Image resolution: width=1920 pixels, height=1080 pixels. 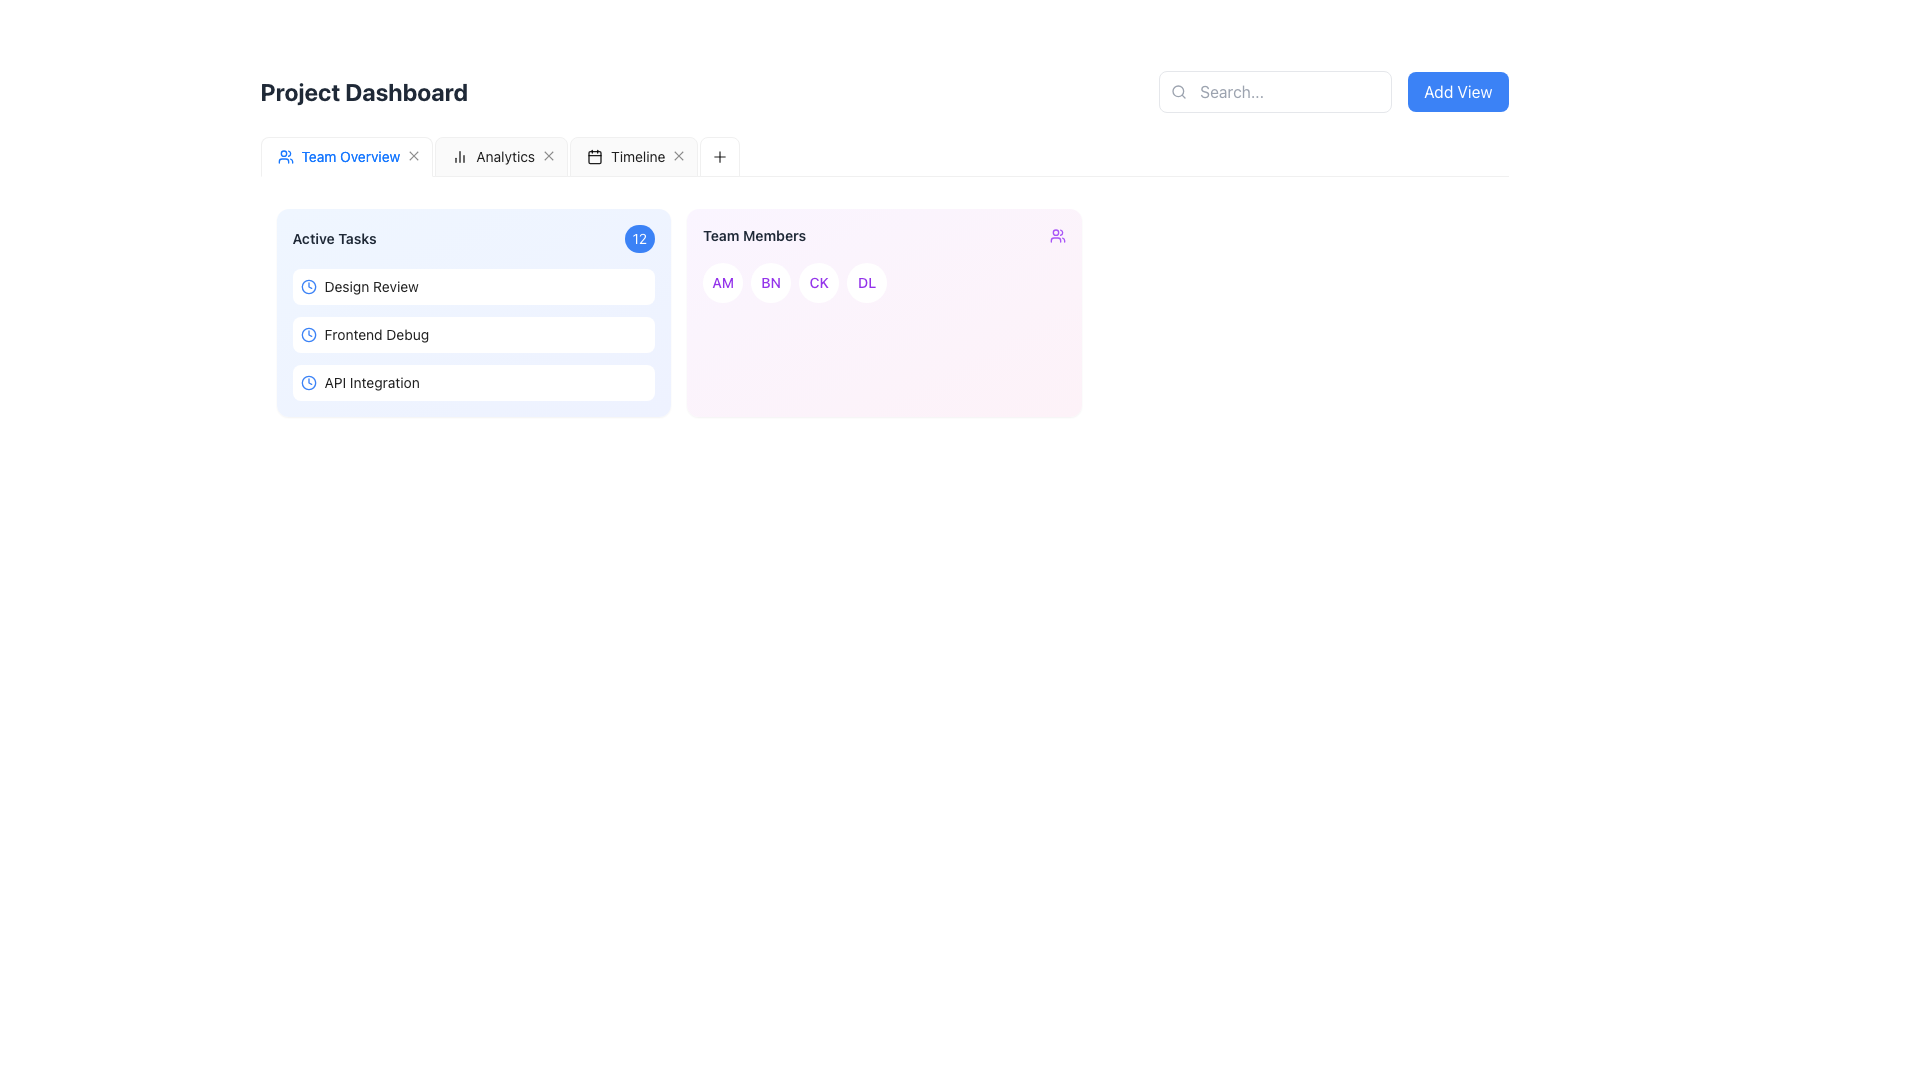 What do you see at coordinates (493, 156) in the screenshot?
I see `the 'Analytics' tab located in the navigation section at the top of the interface` at bounding box center [493, 156].